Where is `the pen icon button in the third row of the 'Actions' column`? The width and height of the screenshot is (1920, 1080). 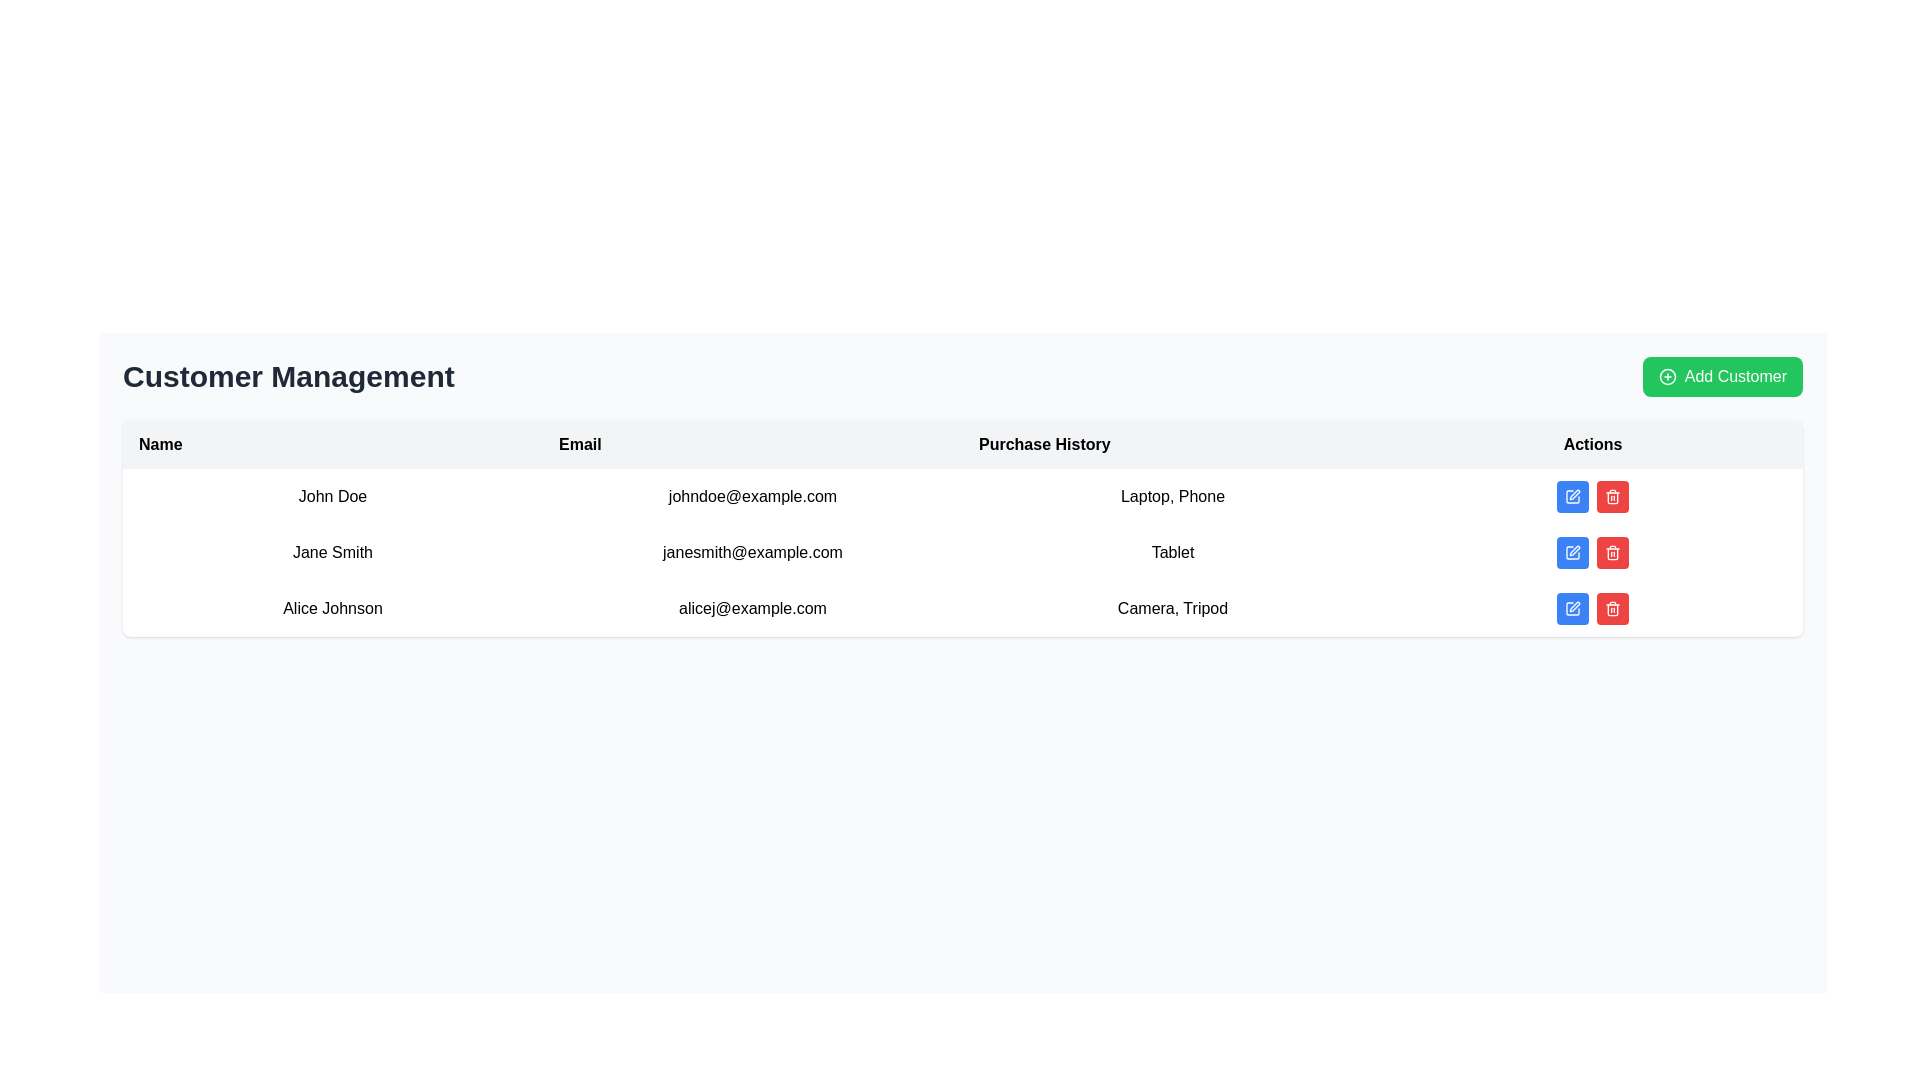 the pen icon button in the third row of the 'Actions' column is located at coordinates (1573, 605).